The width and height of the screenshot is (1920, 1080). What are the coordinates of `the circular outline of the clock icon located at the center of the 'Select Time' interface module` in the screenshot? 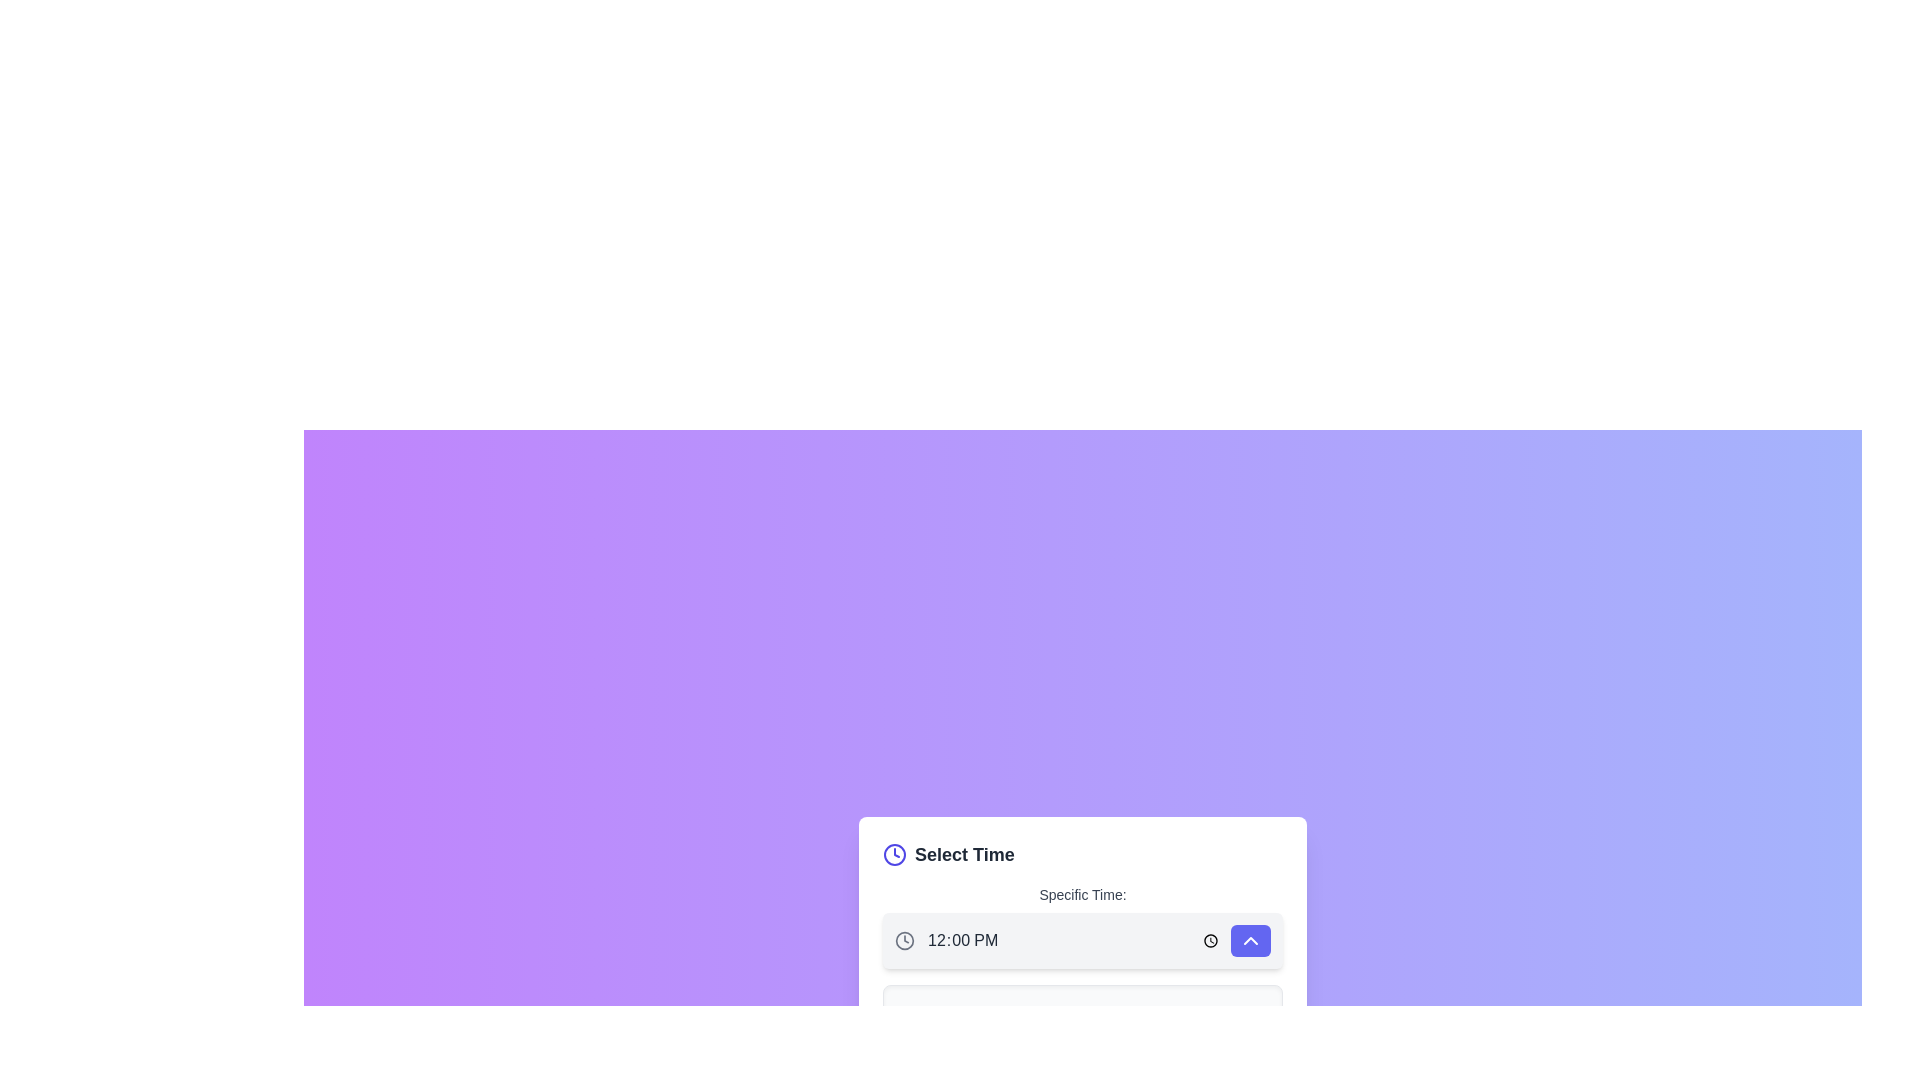 It's located at (904, 941).